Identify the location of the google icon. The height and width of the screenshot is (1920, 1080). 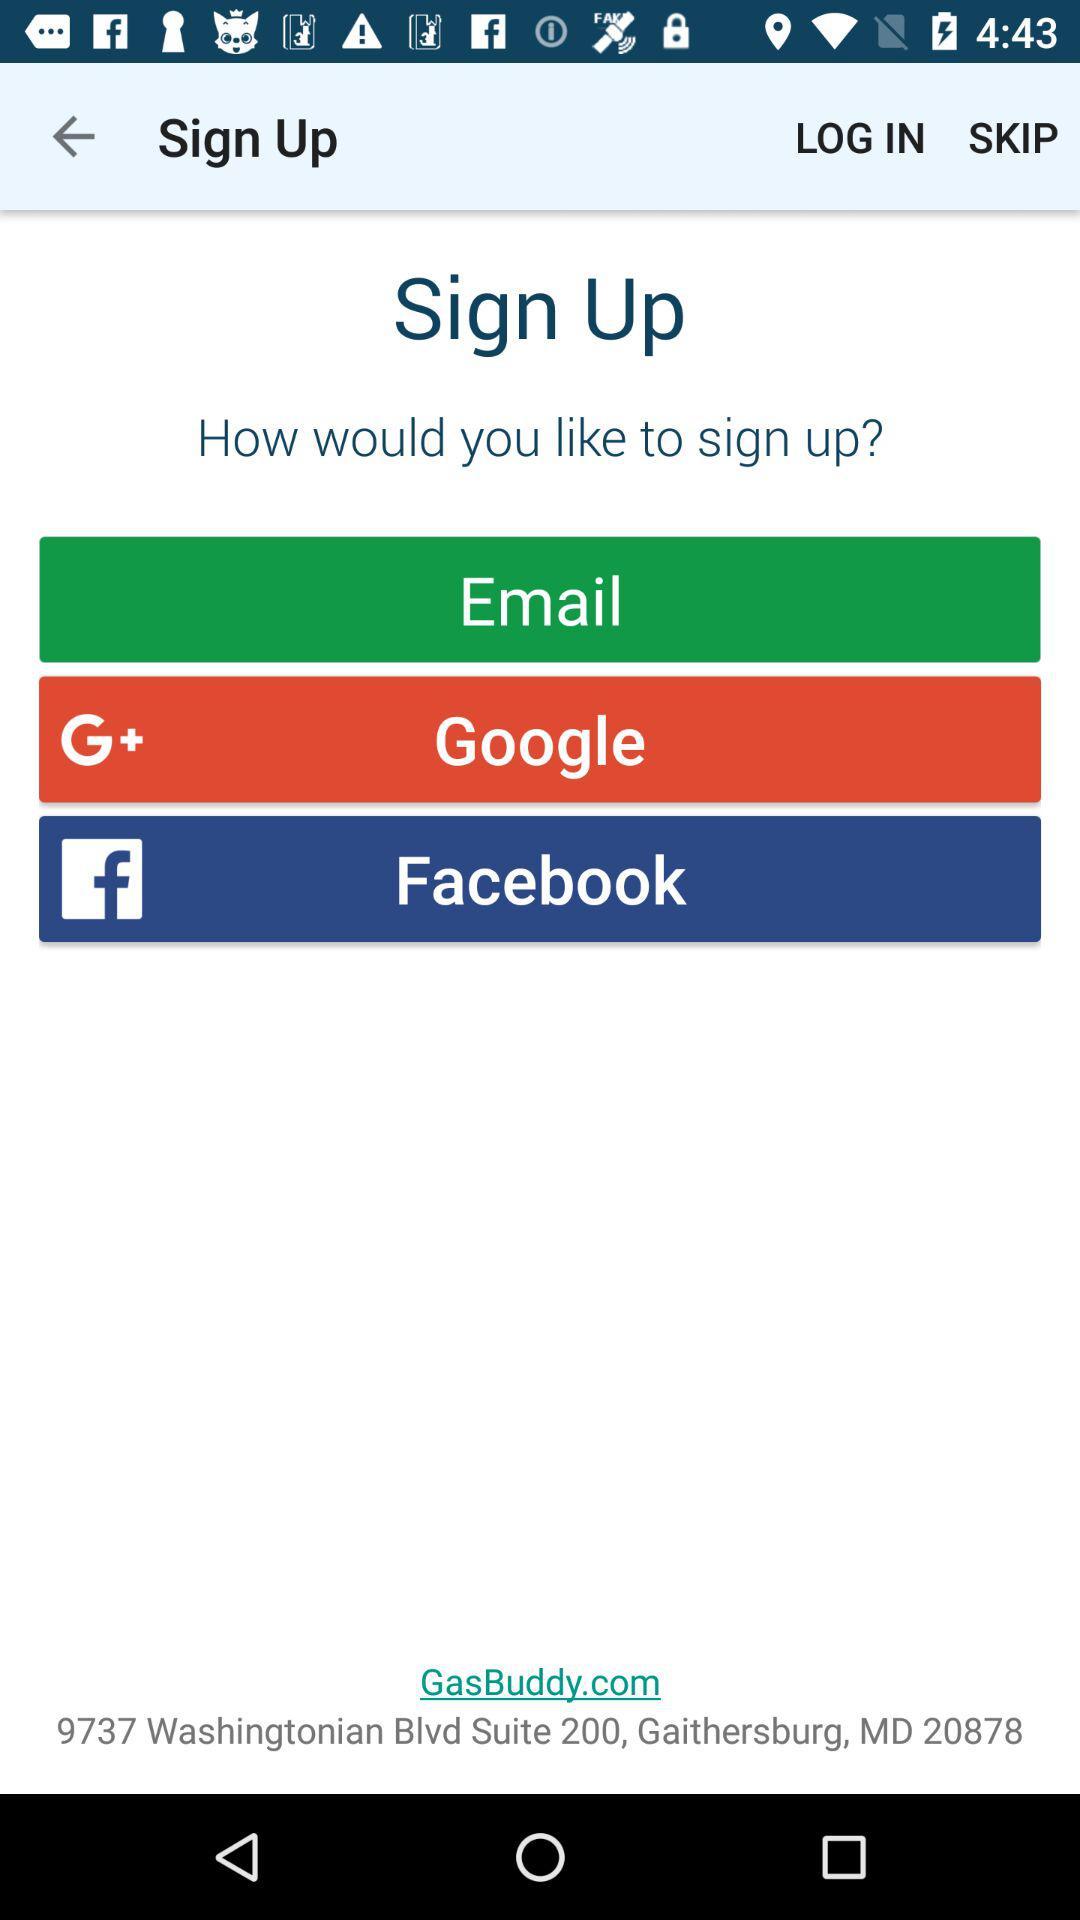
(540, 738).